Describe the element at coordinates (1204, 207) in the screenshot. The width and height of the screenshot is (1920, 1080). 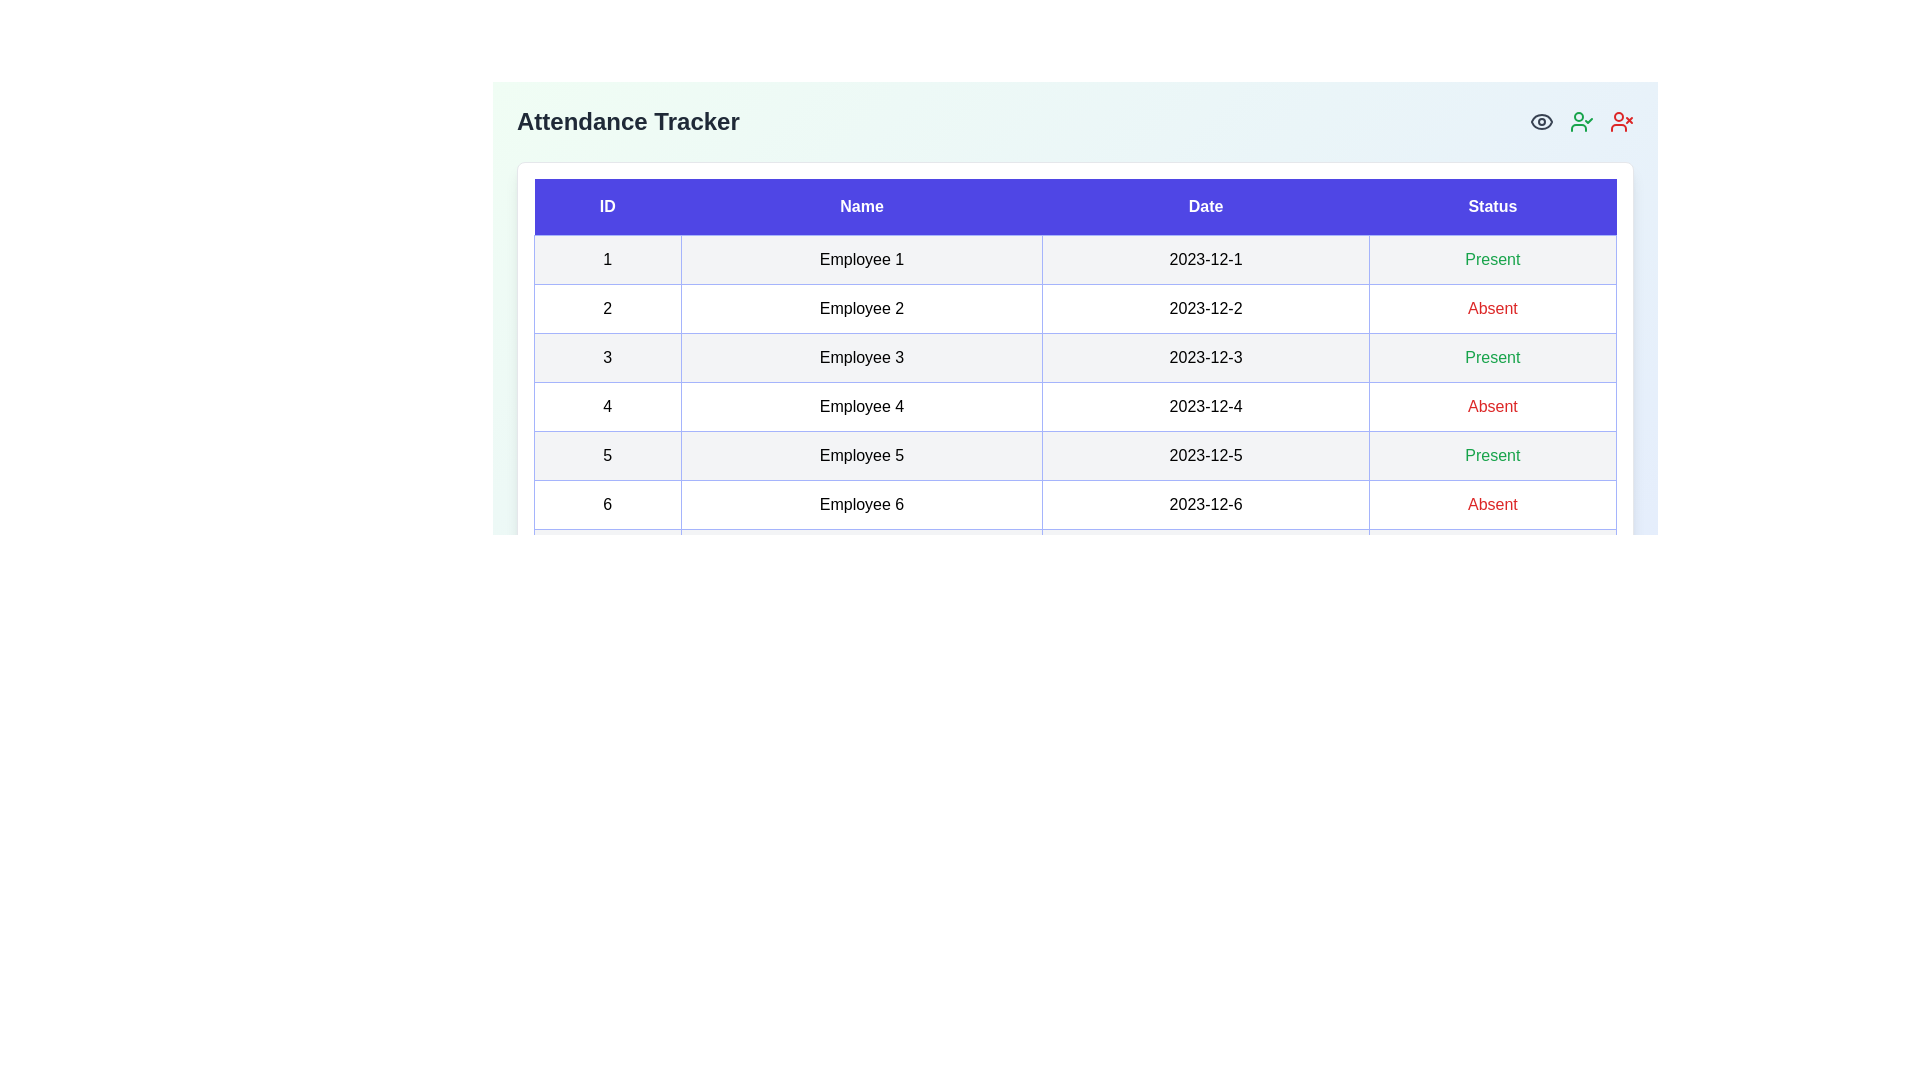
I see `the 'Date' column header to sort the attendance records by date` at that location.